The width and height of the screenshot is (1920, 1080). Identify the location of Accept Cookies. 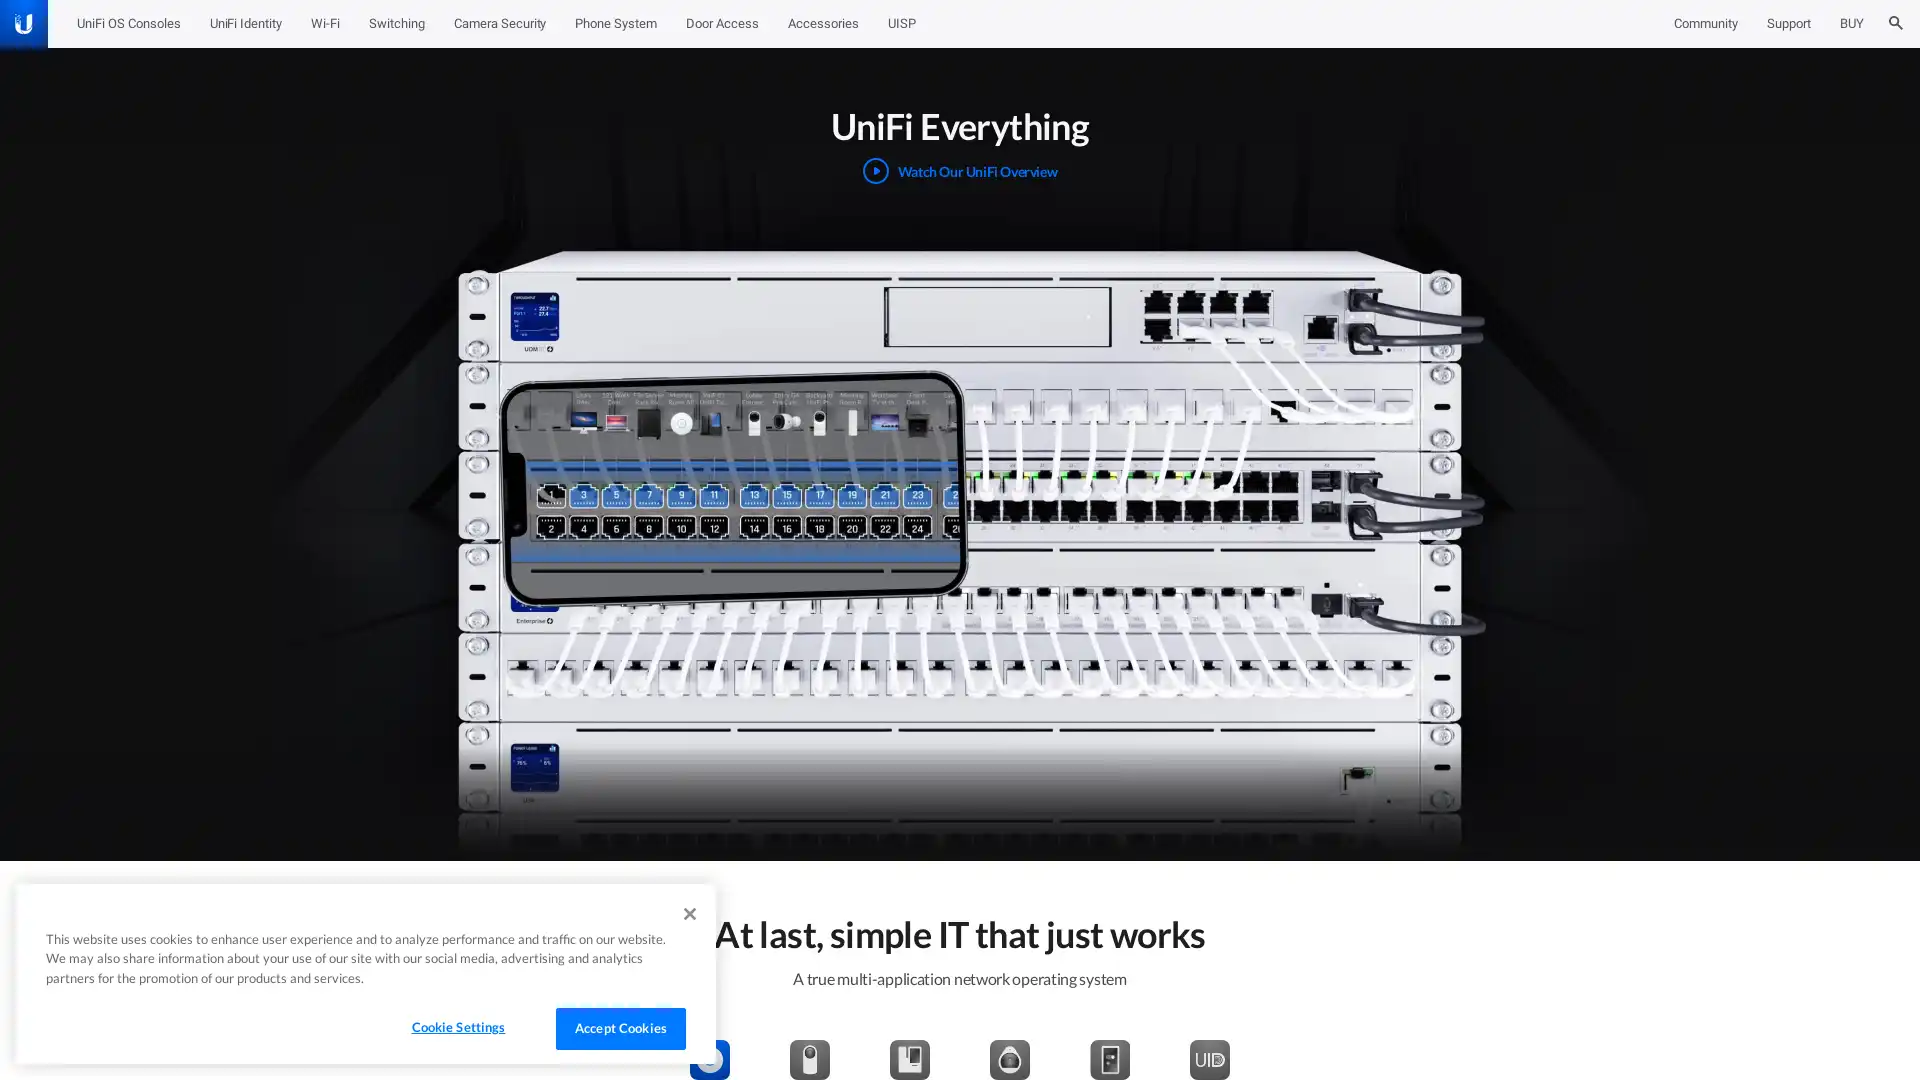
(619, 1034).